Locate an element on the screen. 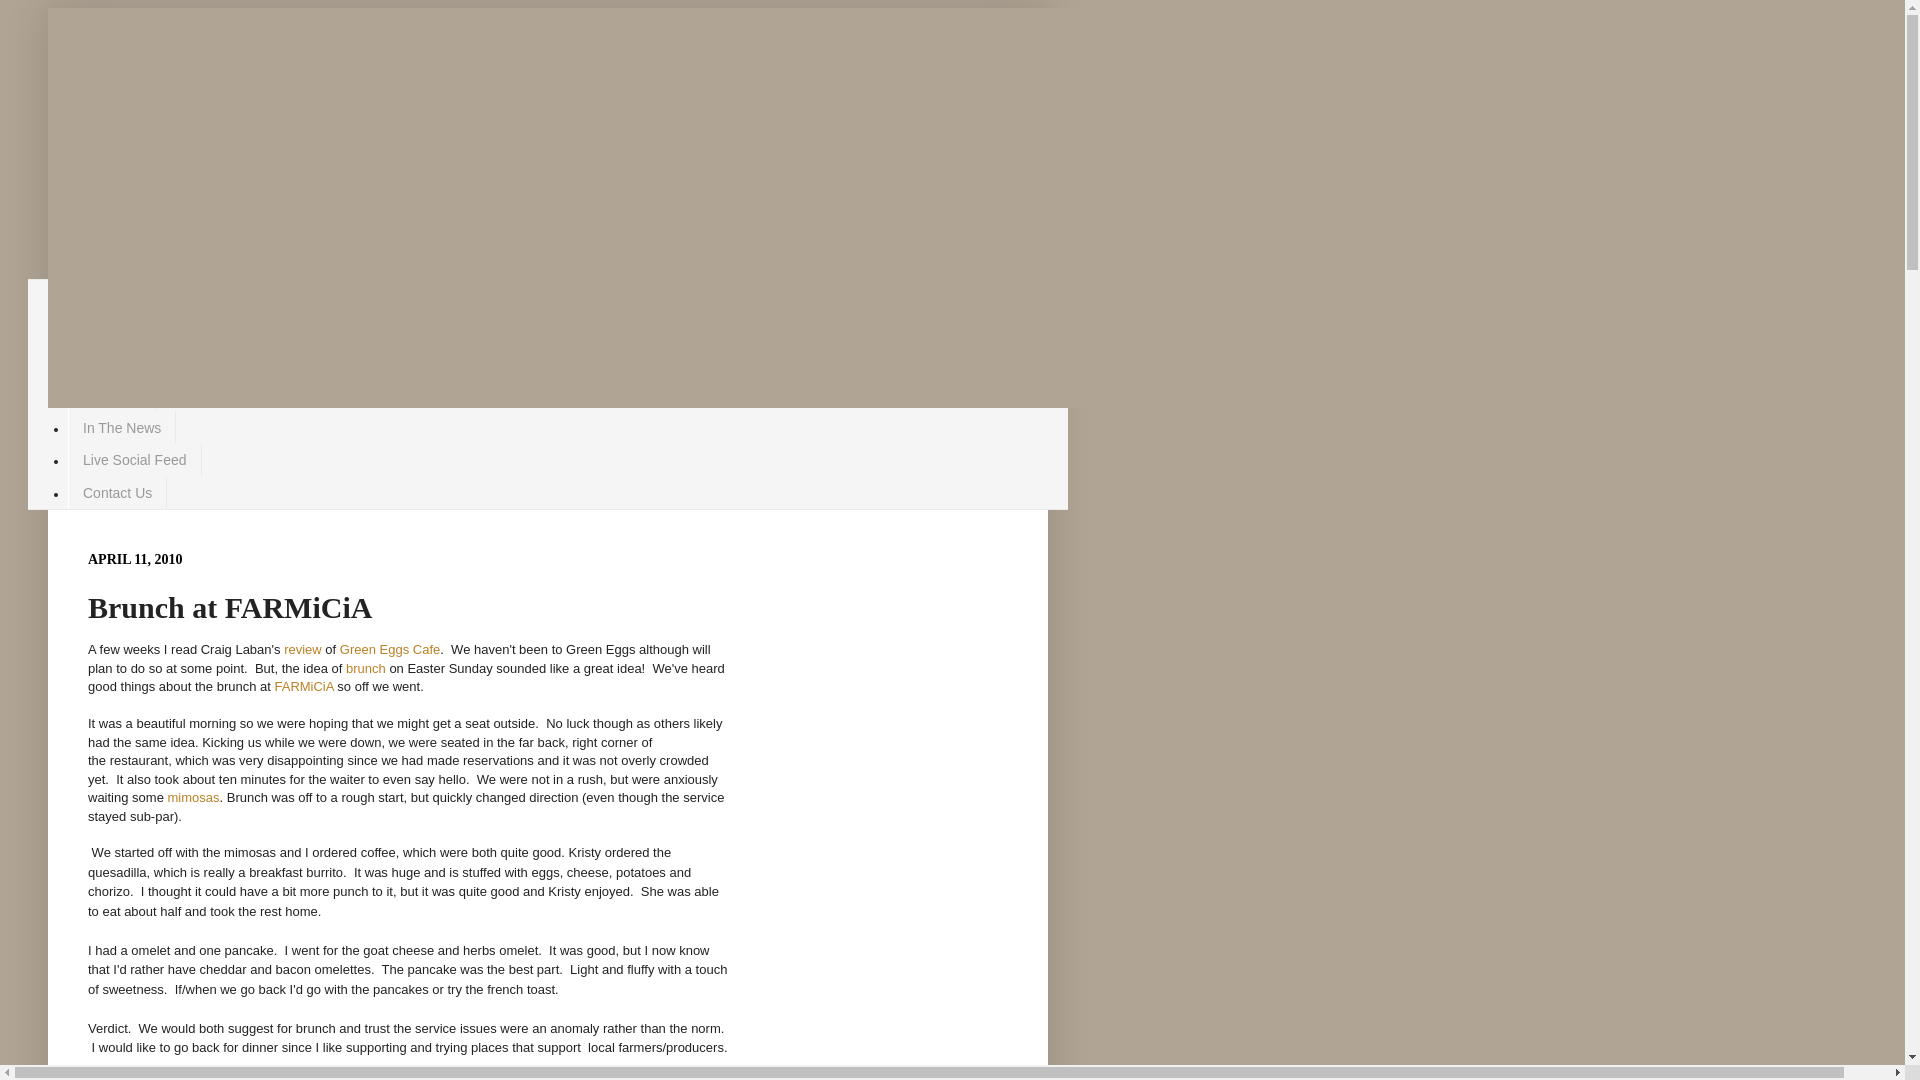  'Green Eggs Cafe' is located at coordinates (389, 649).